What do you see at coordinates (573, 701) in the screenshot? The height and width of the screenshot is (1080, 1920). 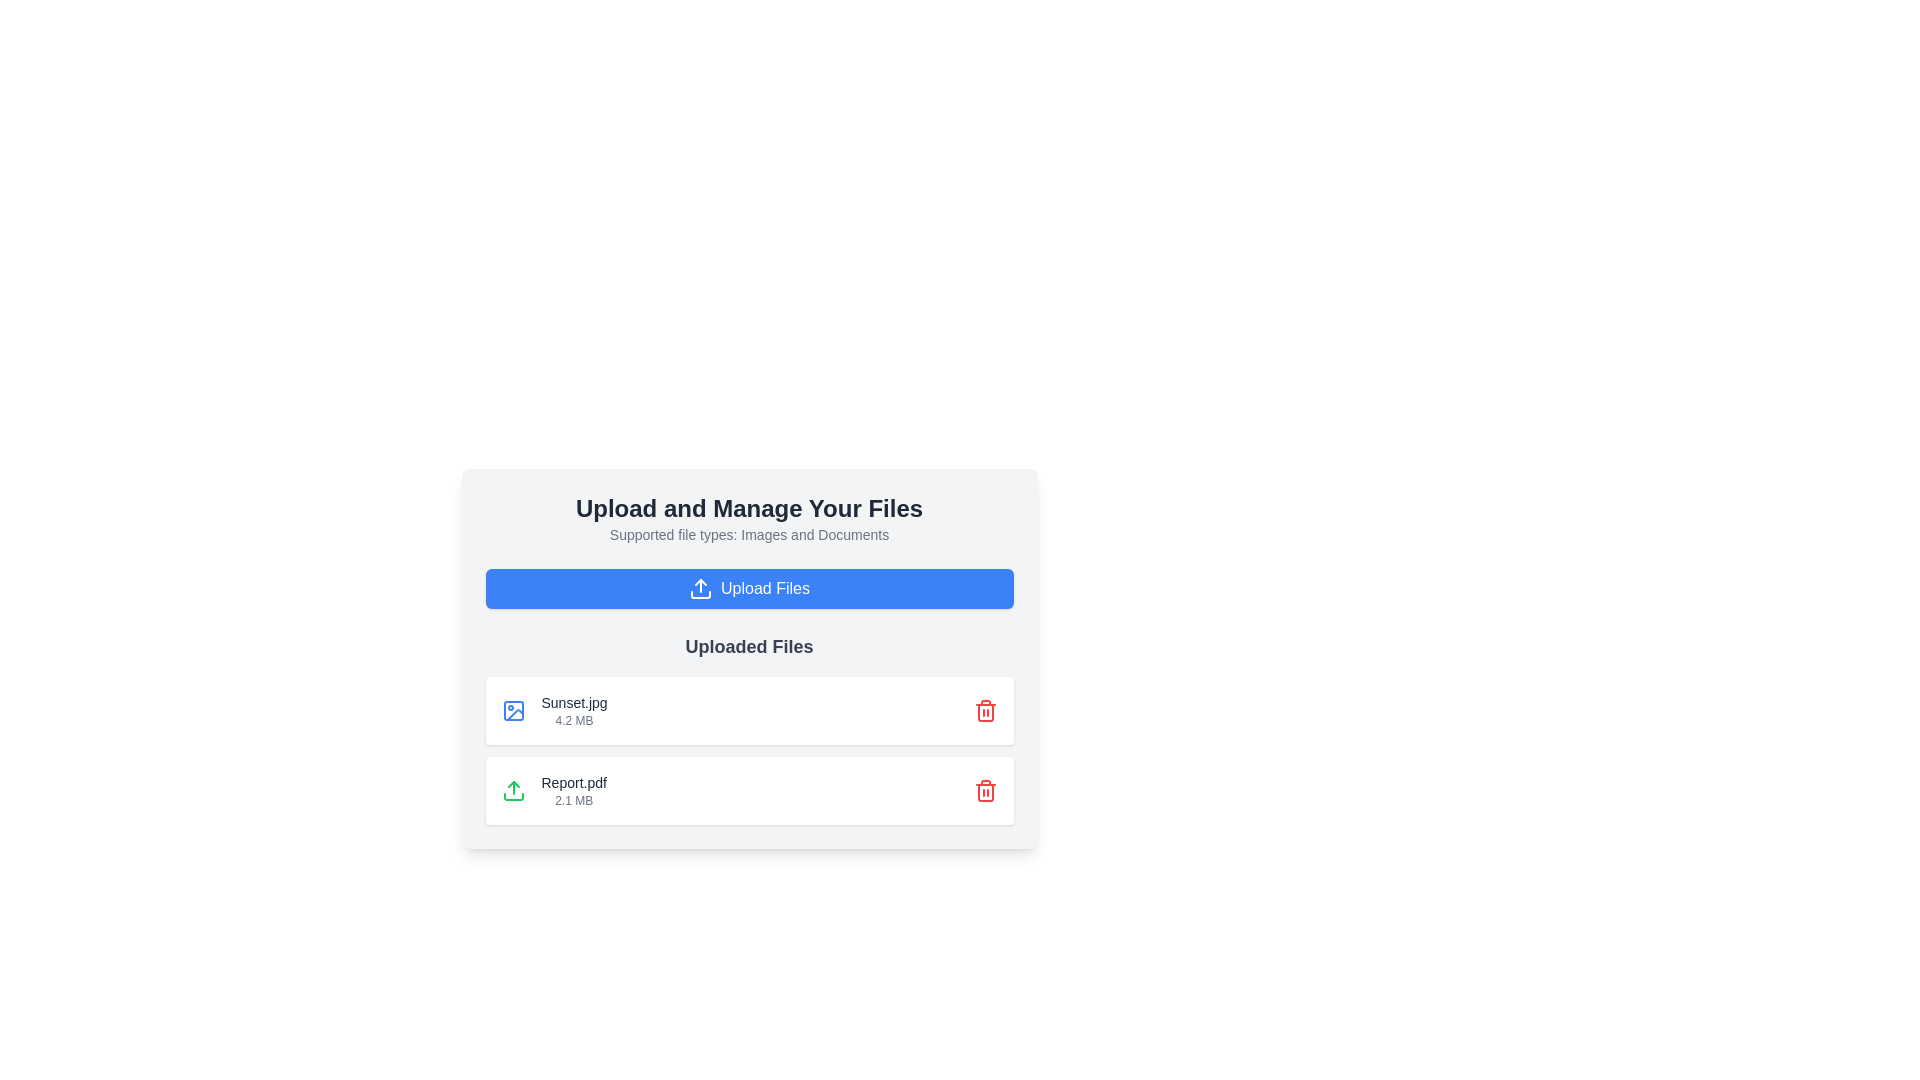 I see `the text label that displays the name of the uploaded file, which is positioned in the first row of the 'Uploaded Files' section, immediately right of the file type icon` at bounding box center [573, 701].